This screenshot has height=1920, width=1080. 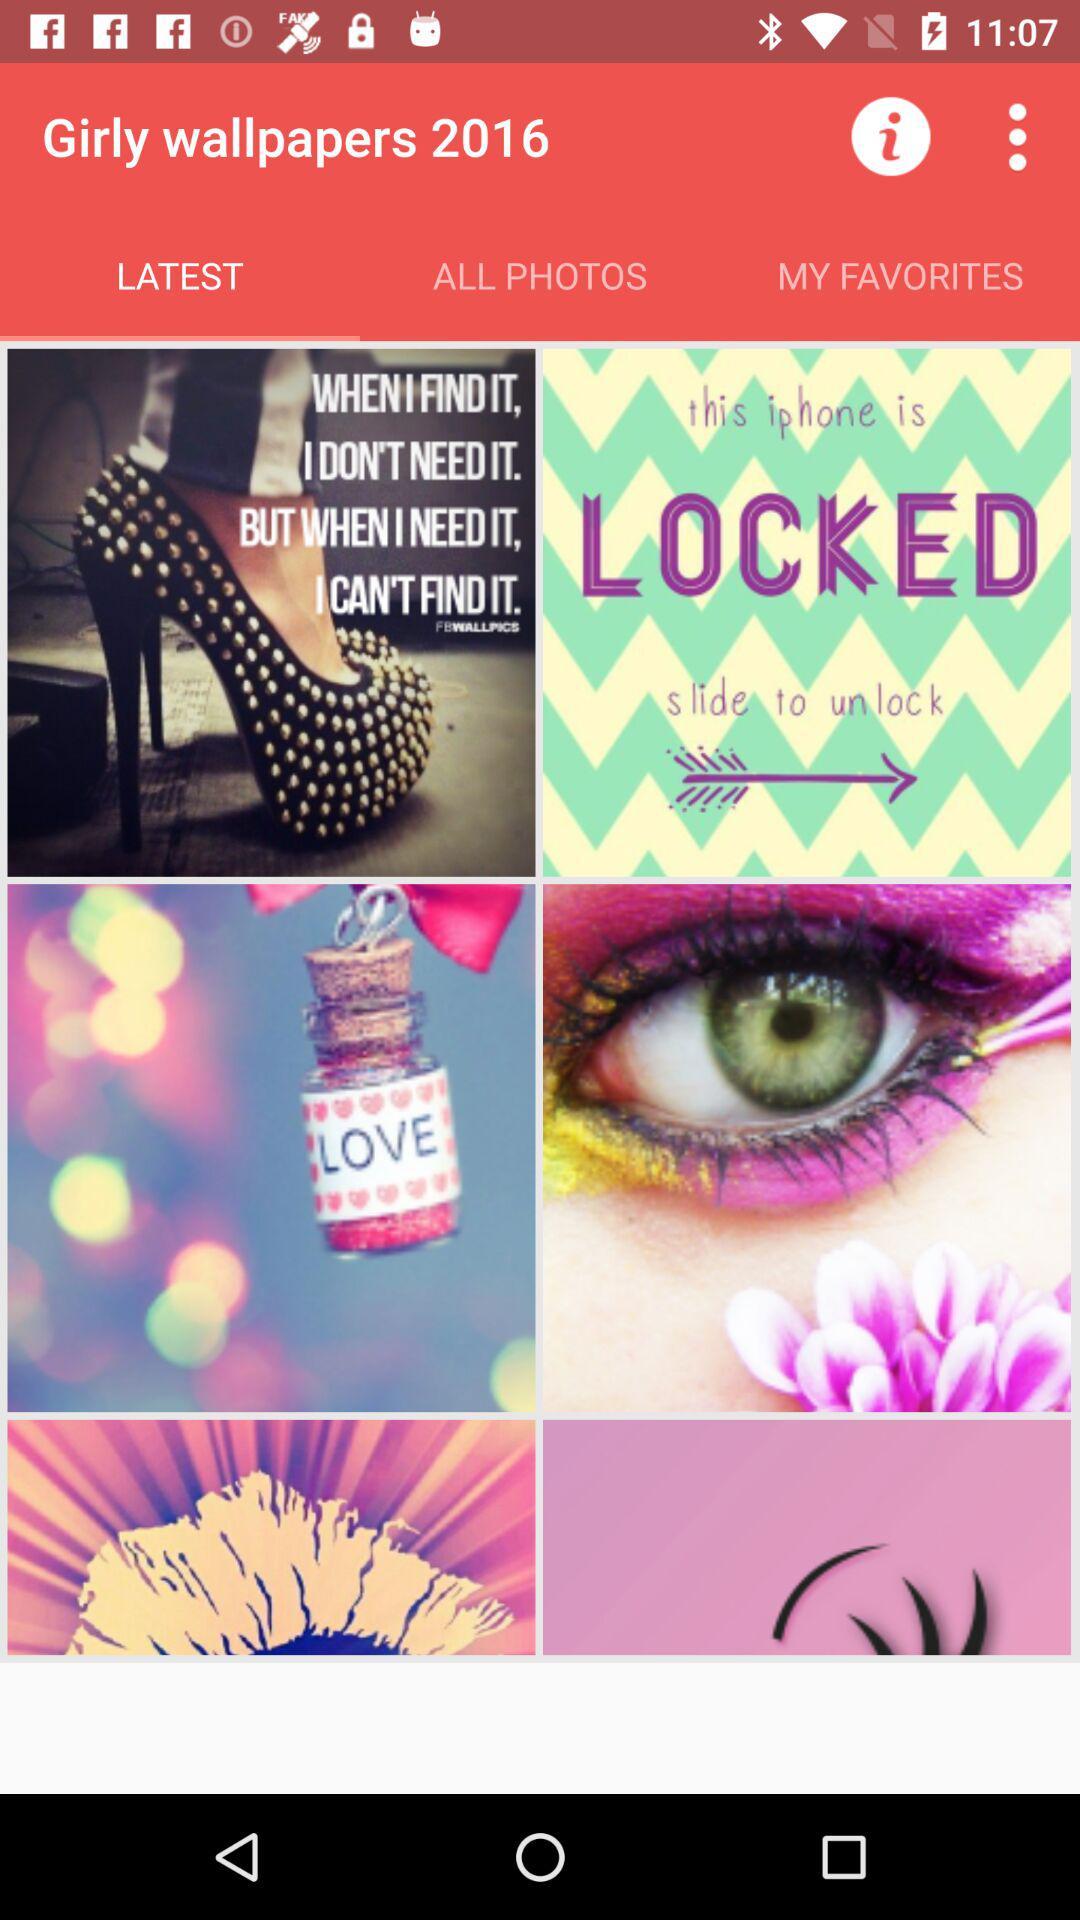 What do you see at coordinates (890, 135) in the screenshot?
I see `the icon to the right of all photos app` at bounding box center [890, 135].